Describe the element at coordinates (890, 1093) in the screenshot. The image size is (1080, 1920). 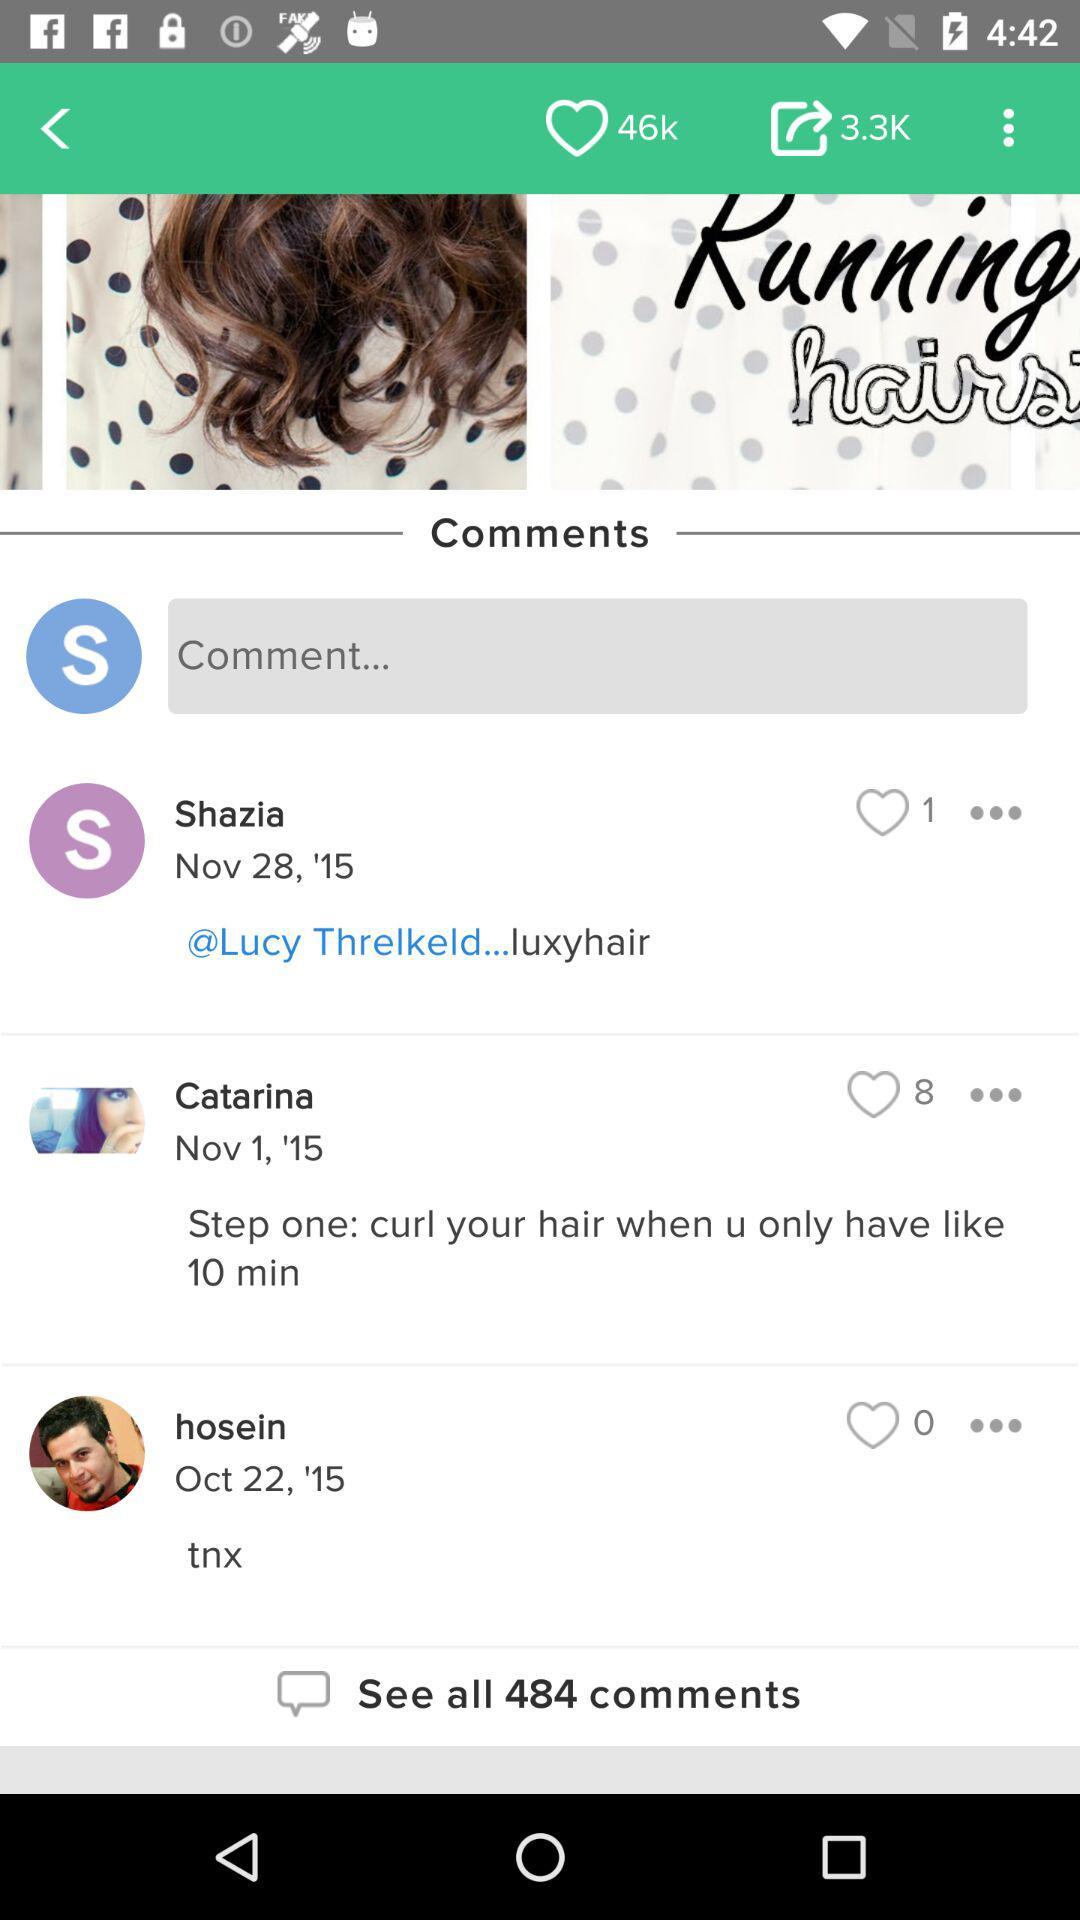
I see `the item above step one curl icon` at that location.